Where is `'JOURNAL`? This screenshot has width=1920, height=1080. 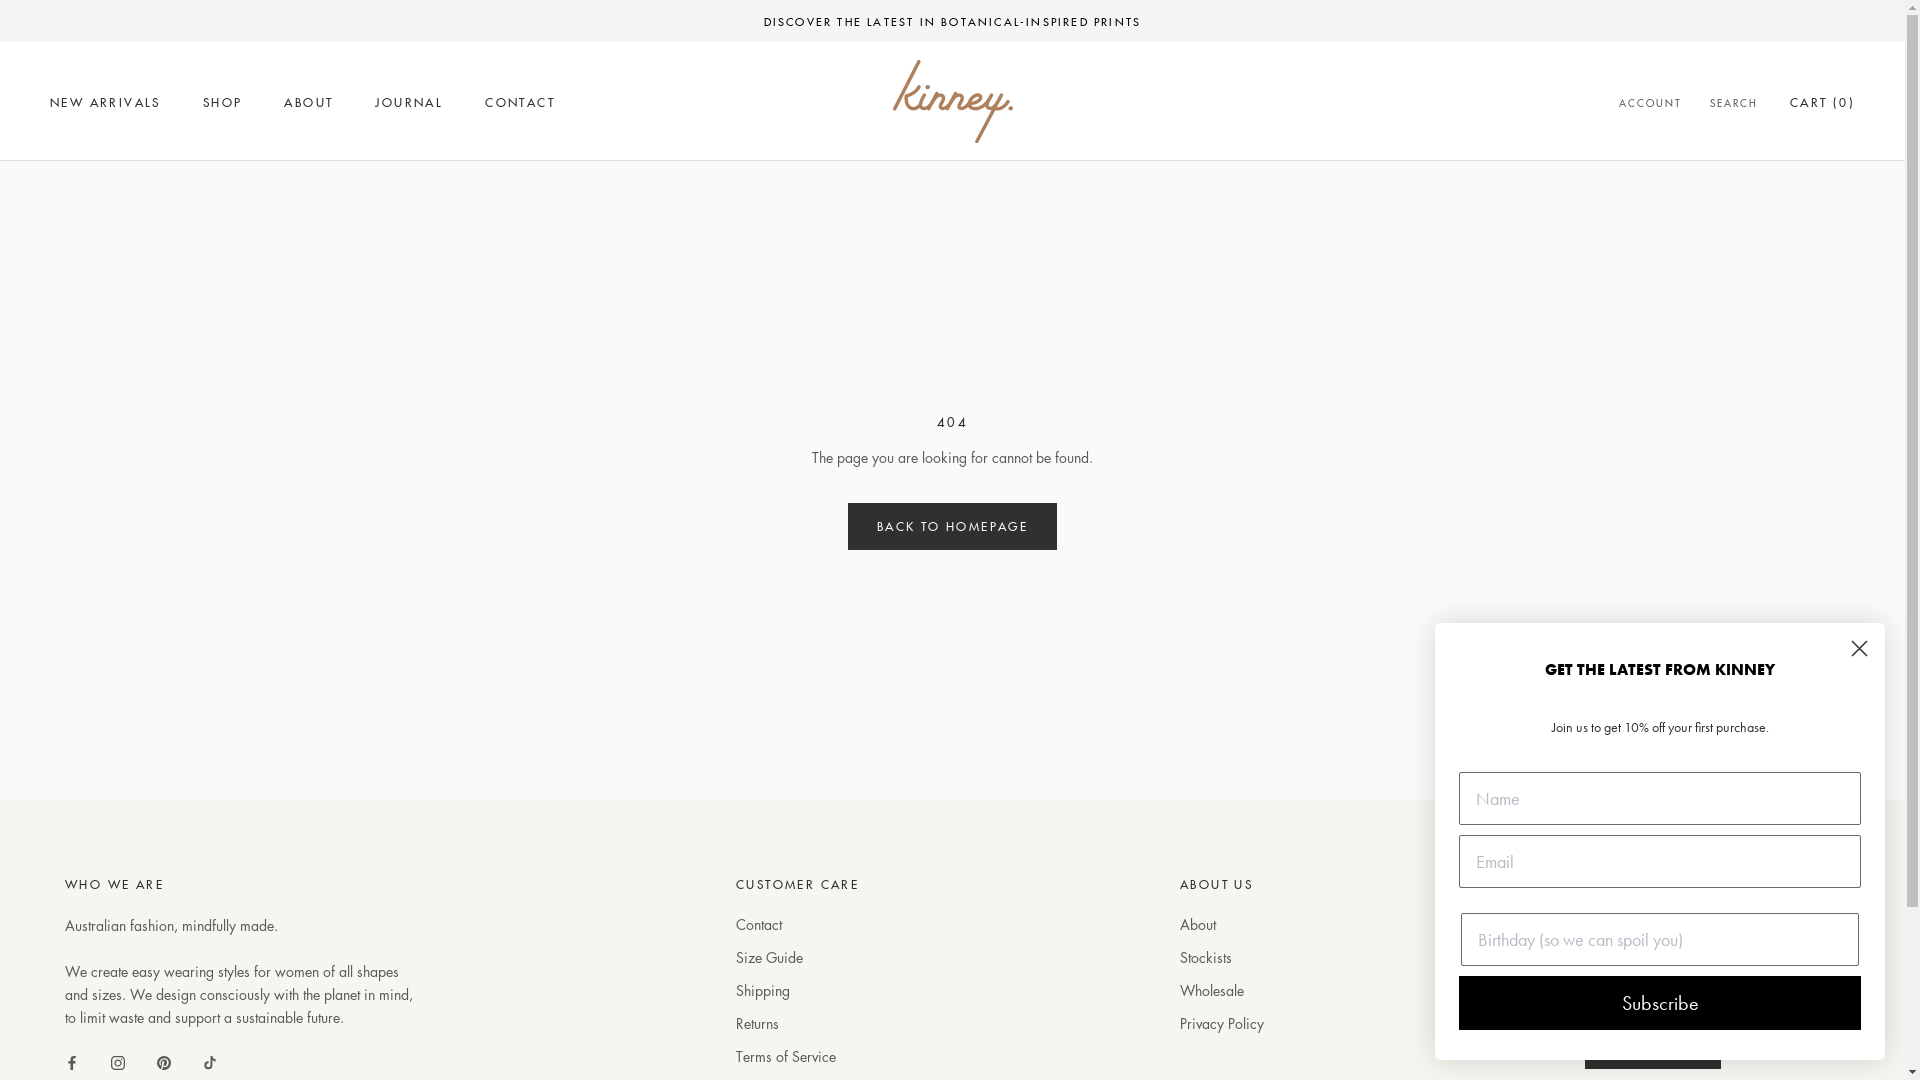 'JOURNAL is located at coordinates (407, 102).